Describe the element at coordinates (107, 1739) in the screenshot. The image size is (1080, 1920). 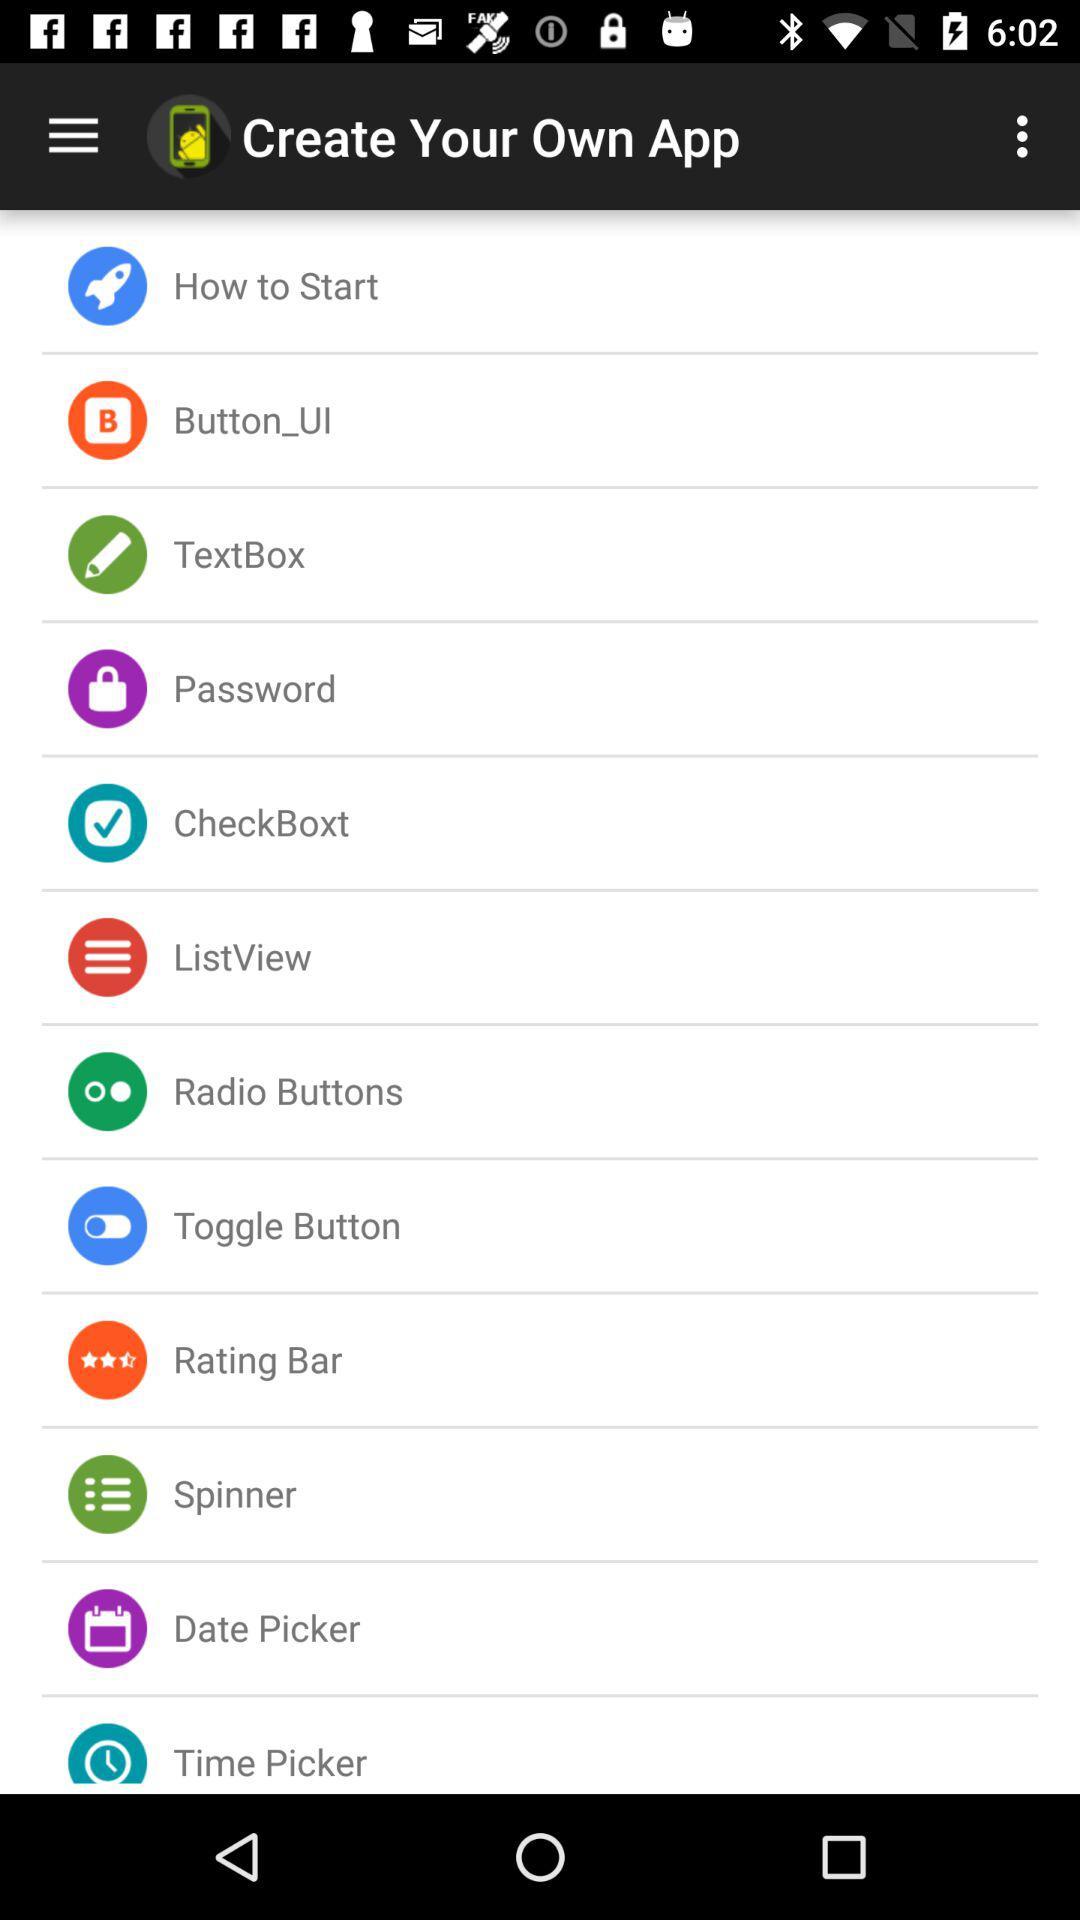
I see `icon beside time picker` at that location.